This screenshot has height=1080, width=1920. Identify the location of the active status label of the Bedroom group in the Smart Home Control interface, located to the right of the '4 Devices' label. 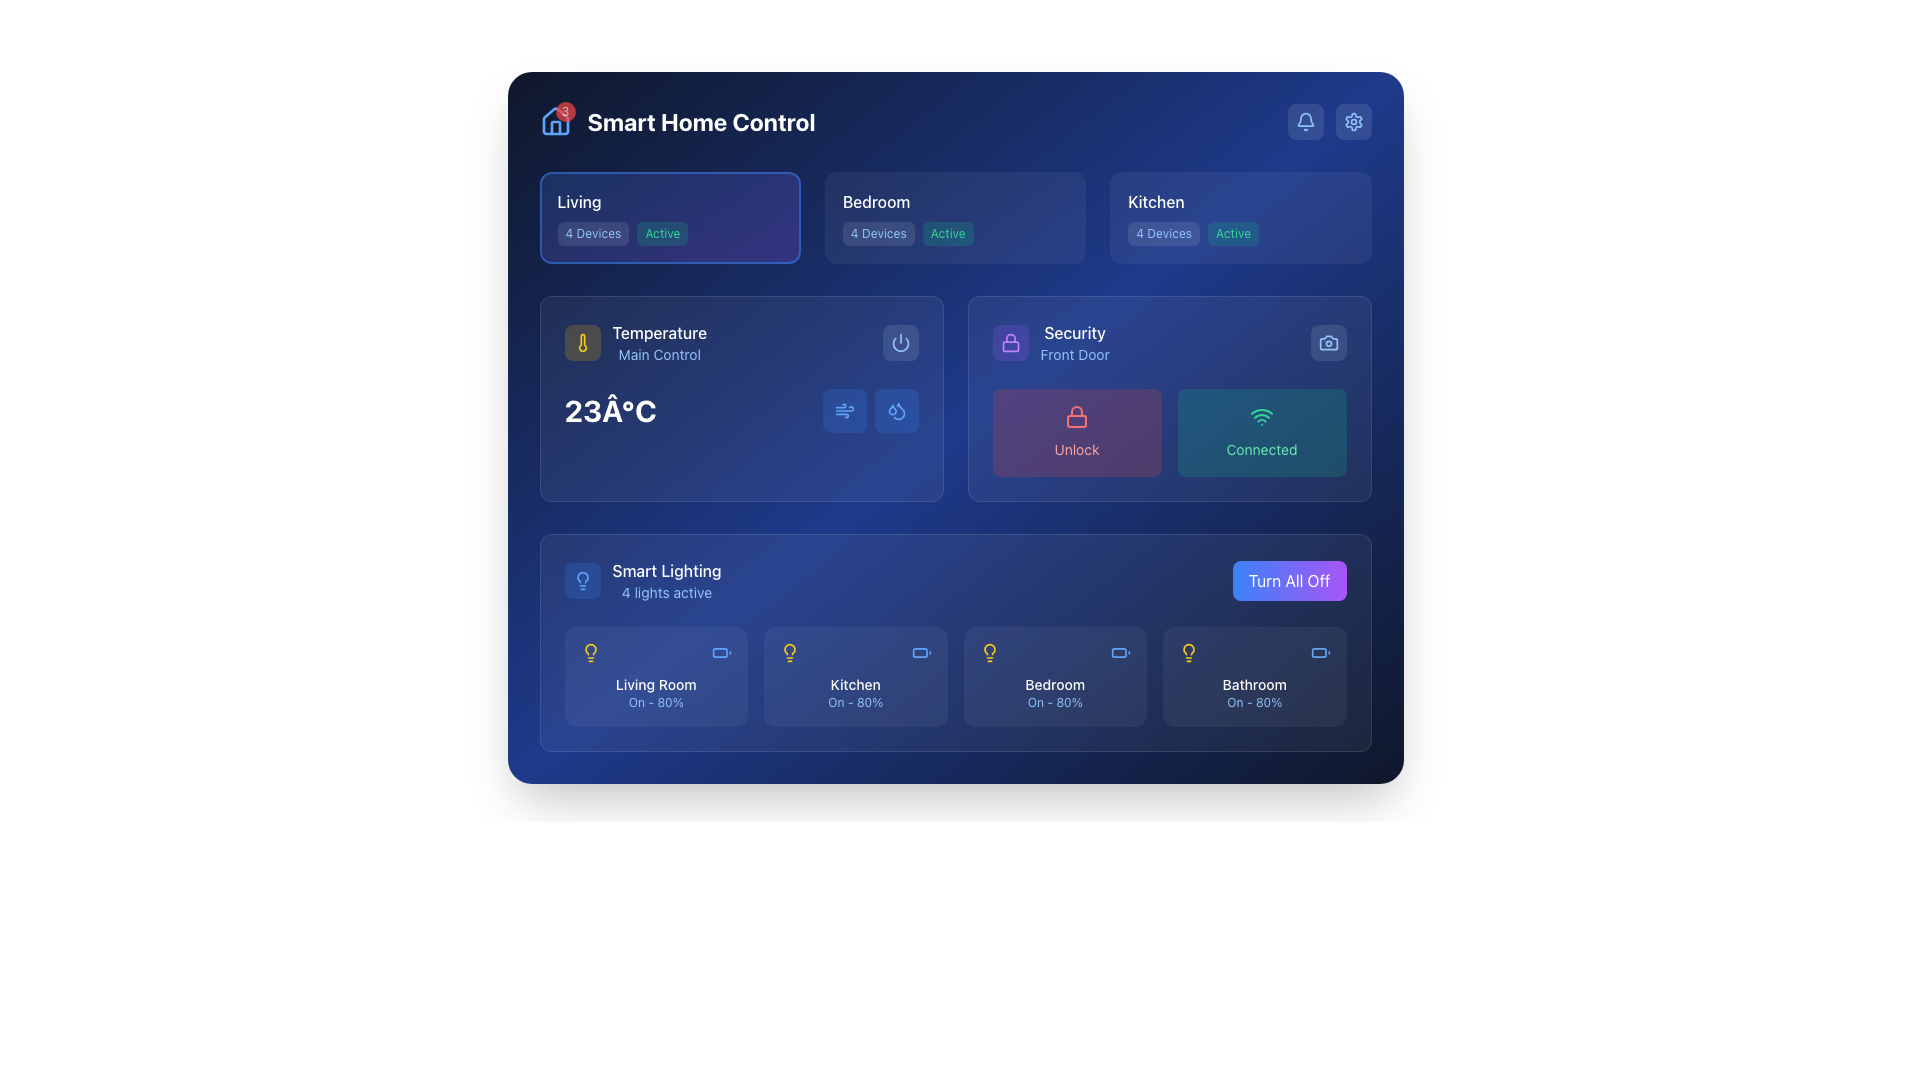
(947, 233).